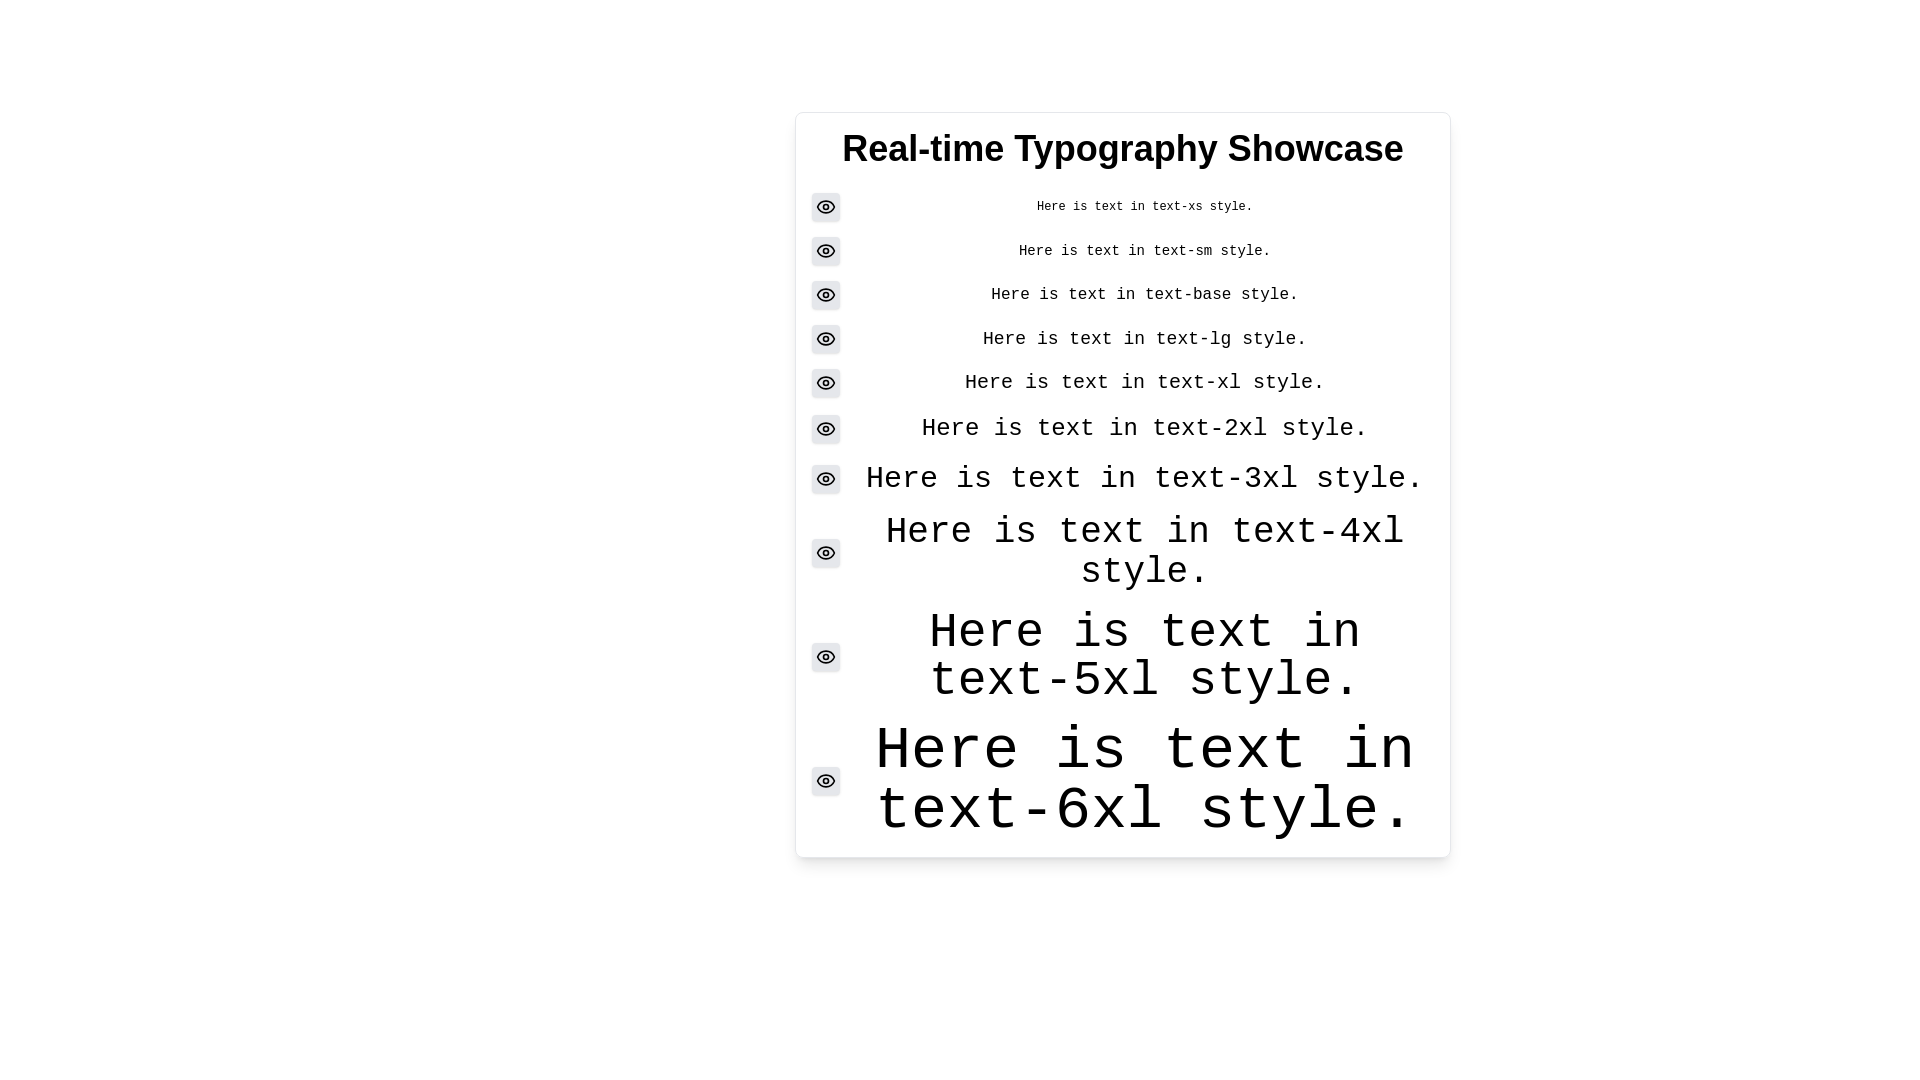 The width and height of the screenshot is (1920, 1080). What do you see at coordinates (825, 478) in the screenshot?
I see `the visibility toggle button located to the left of the text 'Here is text in text-3xl style' for keyboard interaction` at bounding box center [825, 478].